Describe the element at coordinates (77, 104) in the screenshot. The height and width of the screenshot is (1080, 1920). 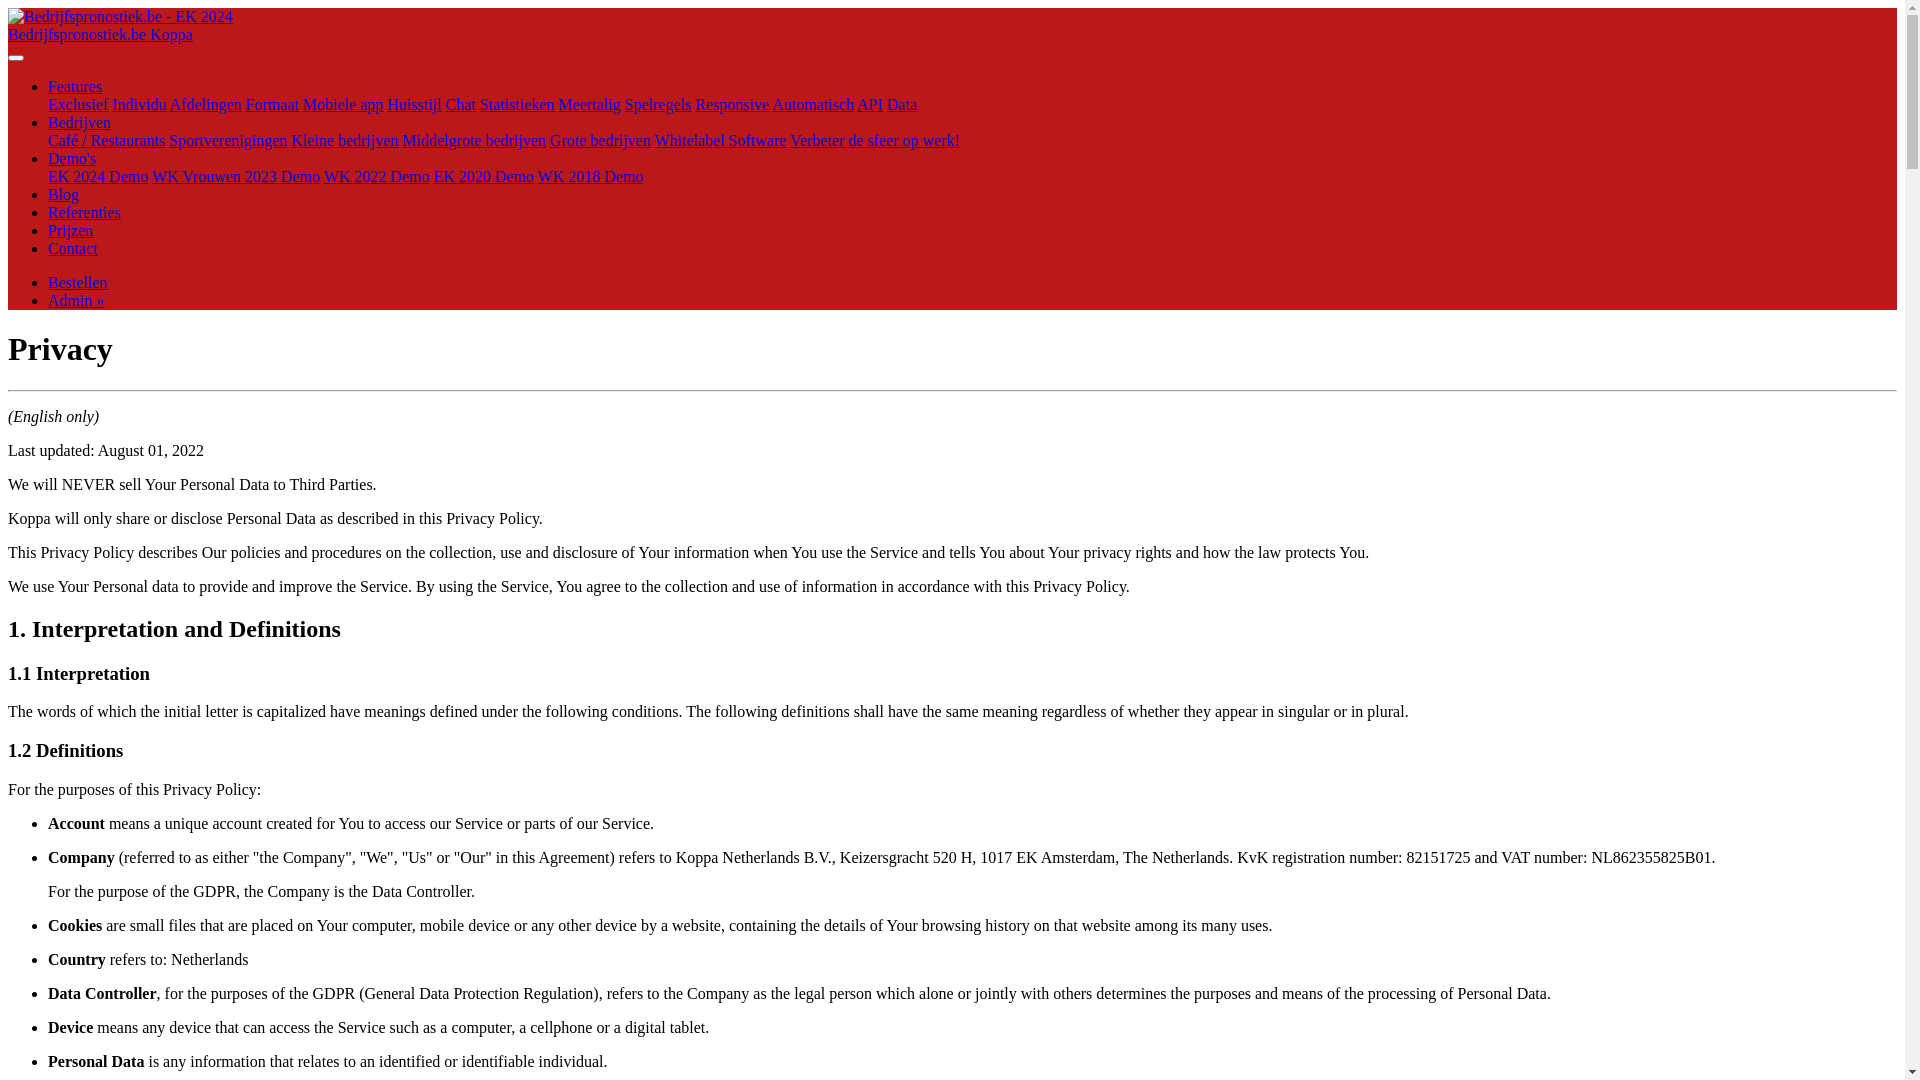
I see `'Exclusief'` at that location.